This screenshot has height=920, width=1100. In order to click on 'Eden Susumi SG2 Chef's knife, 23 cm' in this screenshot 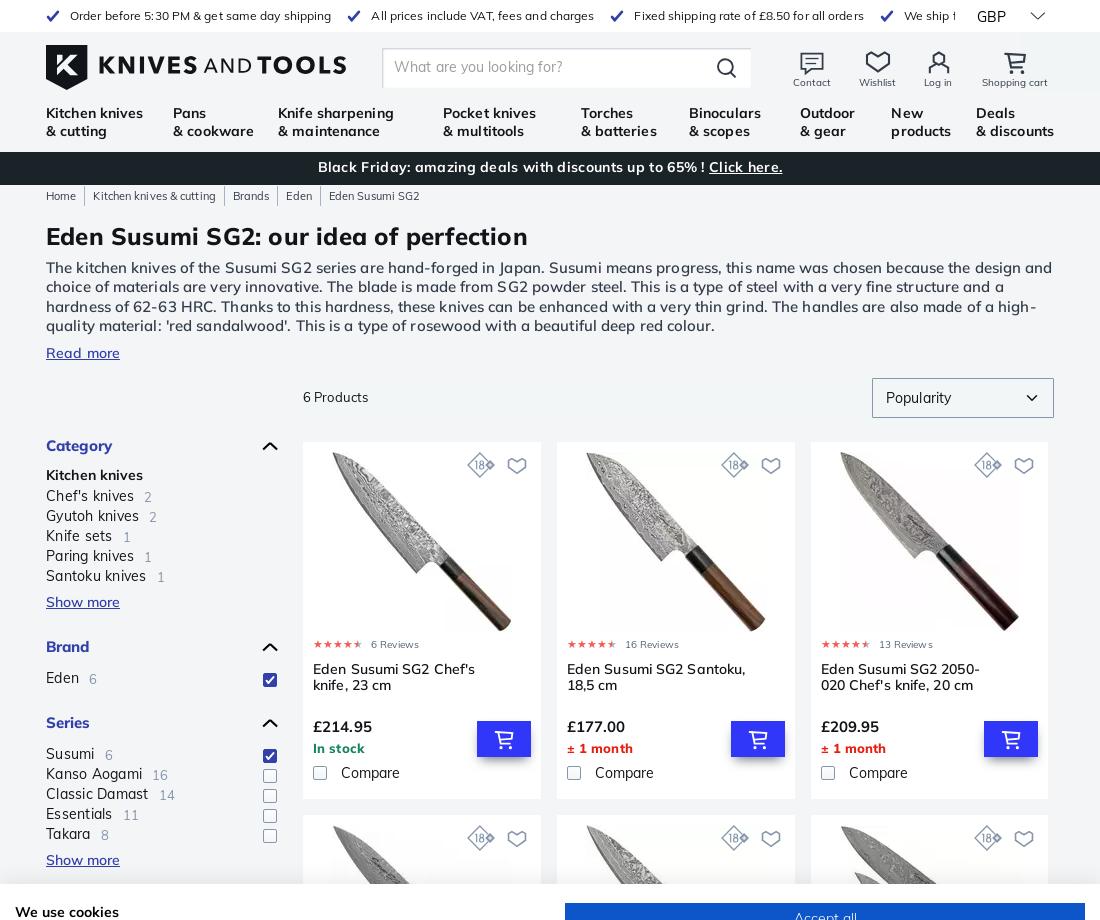, I will do `click(311, 675)`.